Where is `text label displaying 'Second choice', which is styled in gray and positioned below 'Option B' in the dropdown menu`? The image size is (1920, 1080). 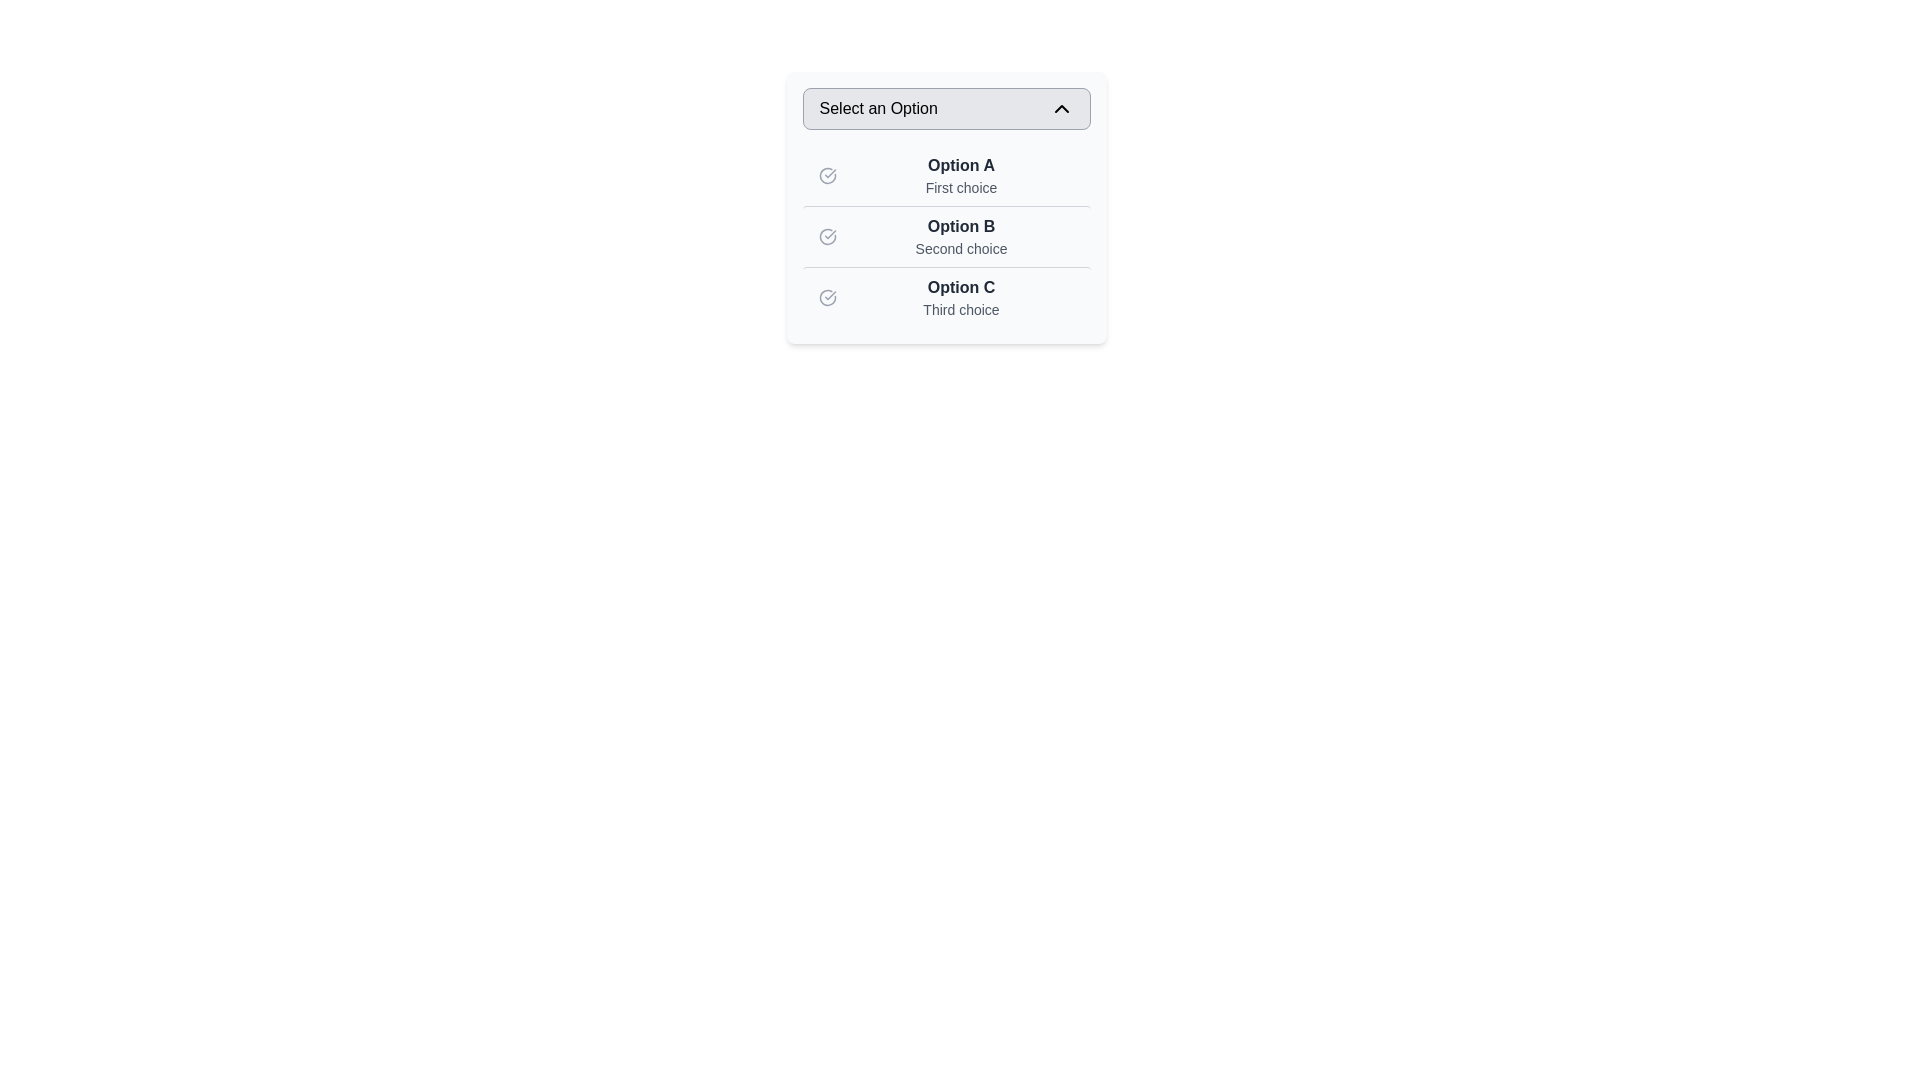
text label displaying 'Second choice', which is styled in gray and positioned below 'Option B' in the dropdown menu is located at coordinates (961, 248).